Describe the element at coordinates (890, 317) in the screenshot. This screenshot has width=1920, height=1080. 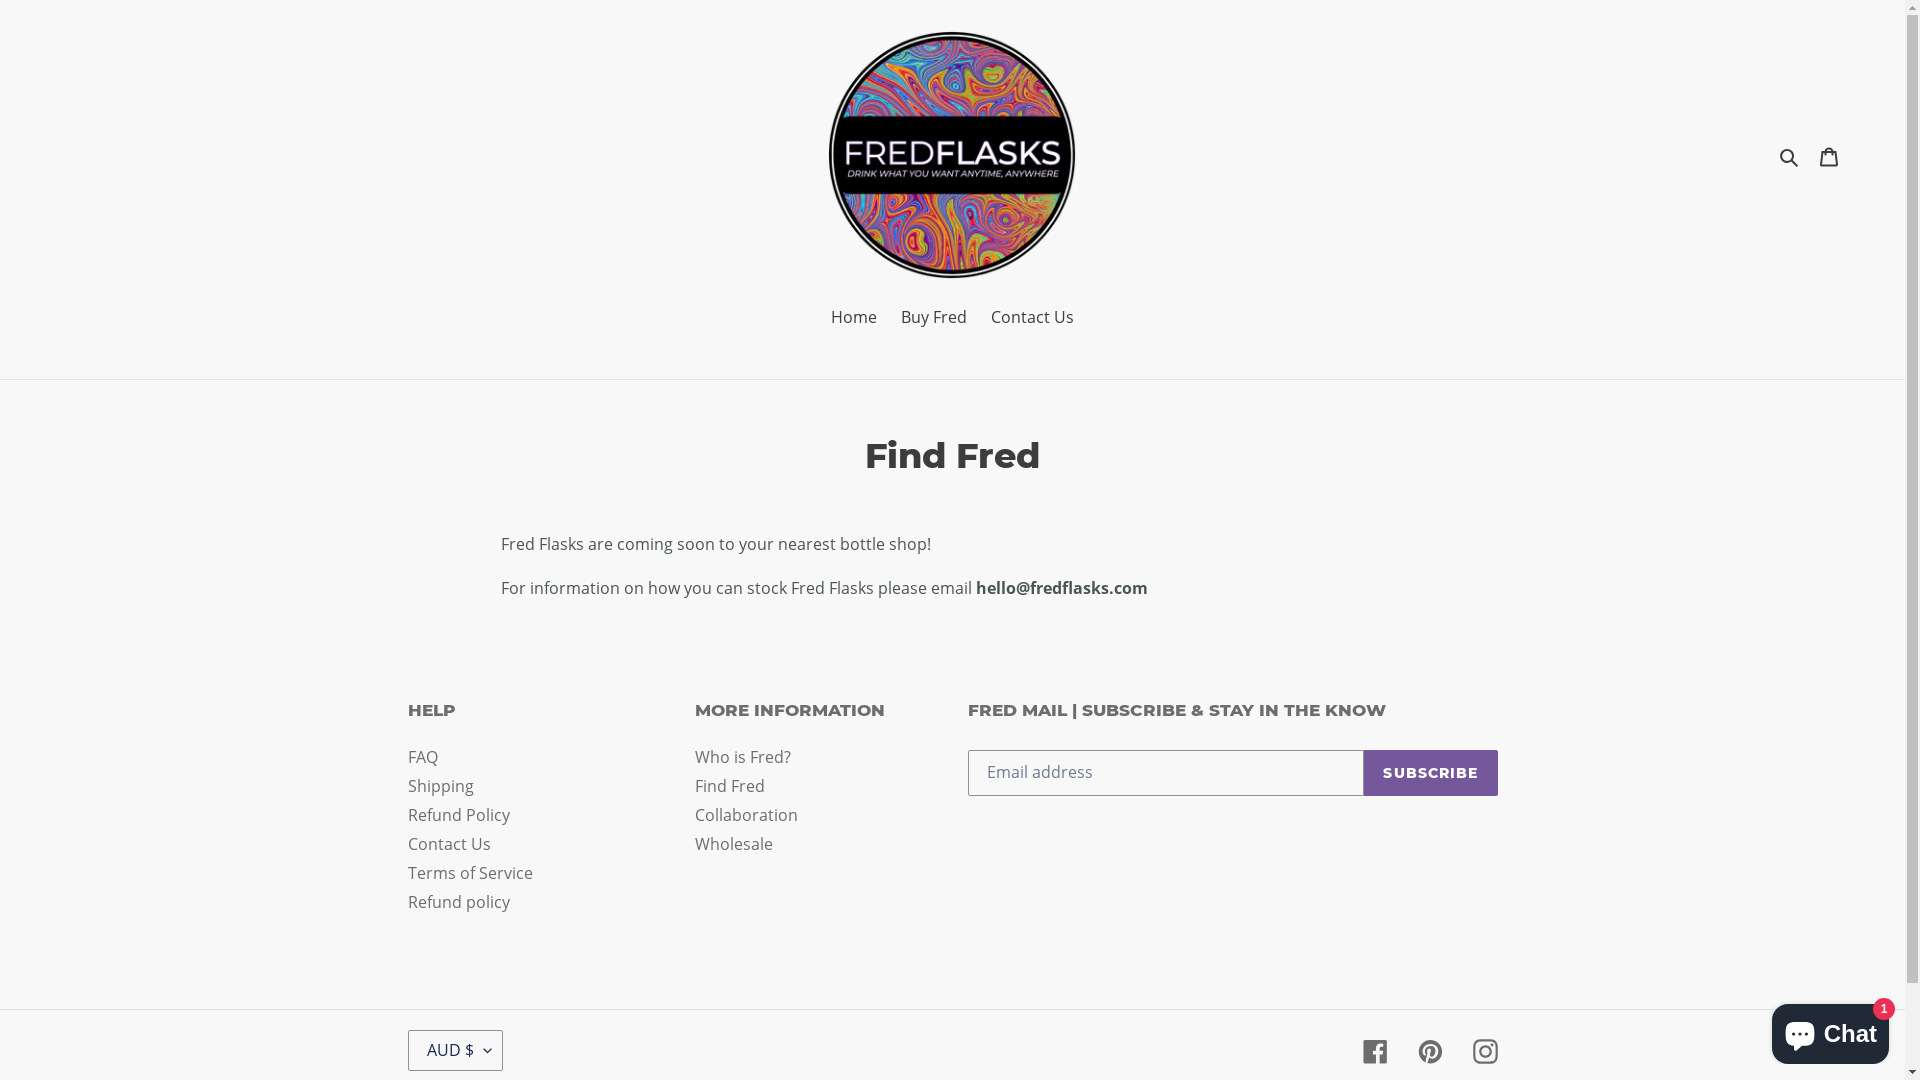
I see `'Buy Fred'` at that location.